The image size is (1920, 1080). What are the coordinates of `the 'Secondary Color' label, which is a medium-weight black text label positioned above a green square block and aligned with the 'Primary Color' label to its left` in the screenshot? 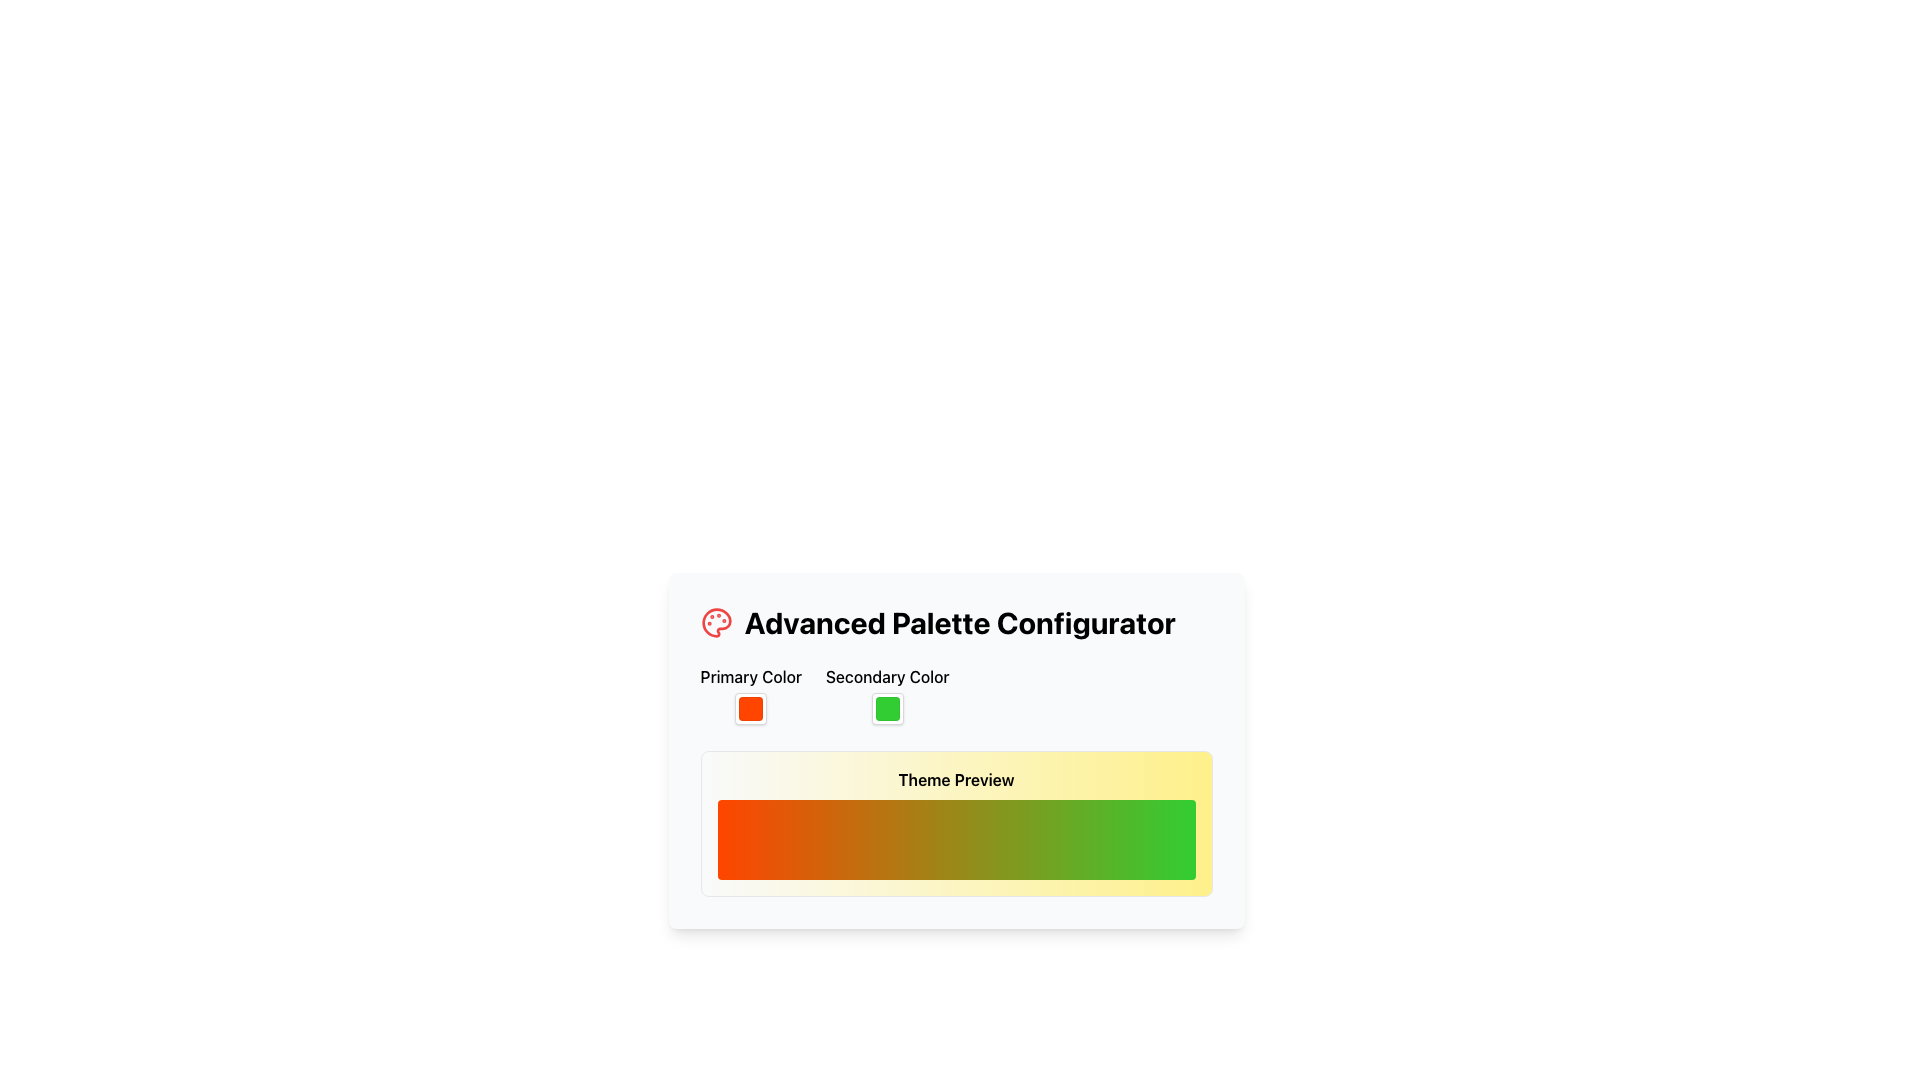 It's located at (886, 694).